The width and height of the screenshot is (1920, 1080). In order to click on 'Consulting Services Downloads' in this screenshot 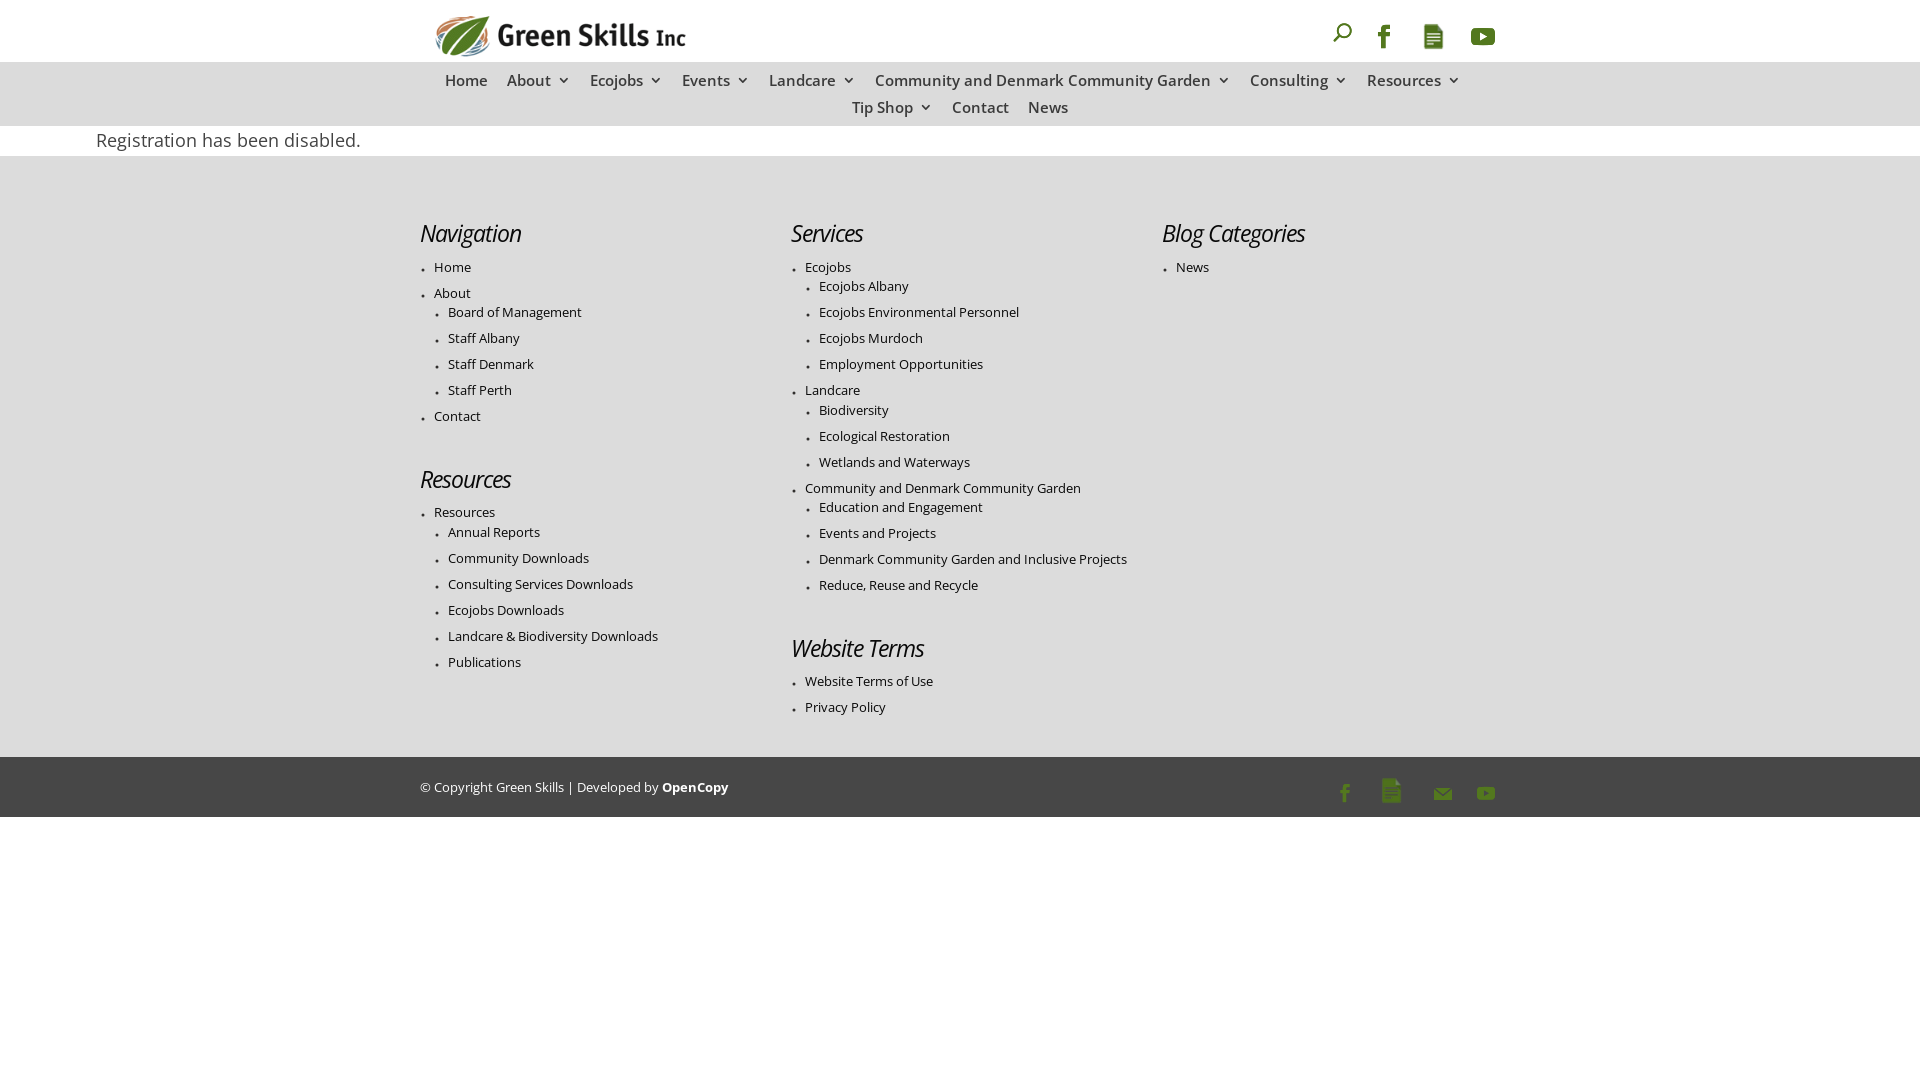, I will do `click(446, 583)`.